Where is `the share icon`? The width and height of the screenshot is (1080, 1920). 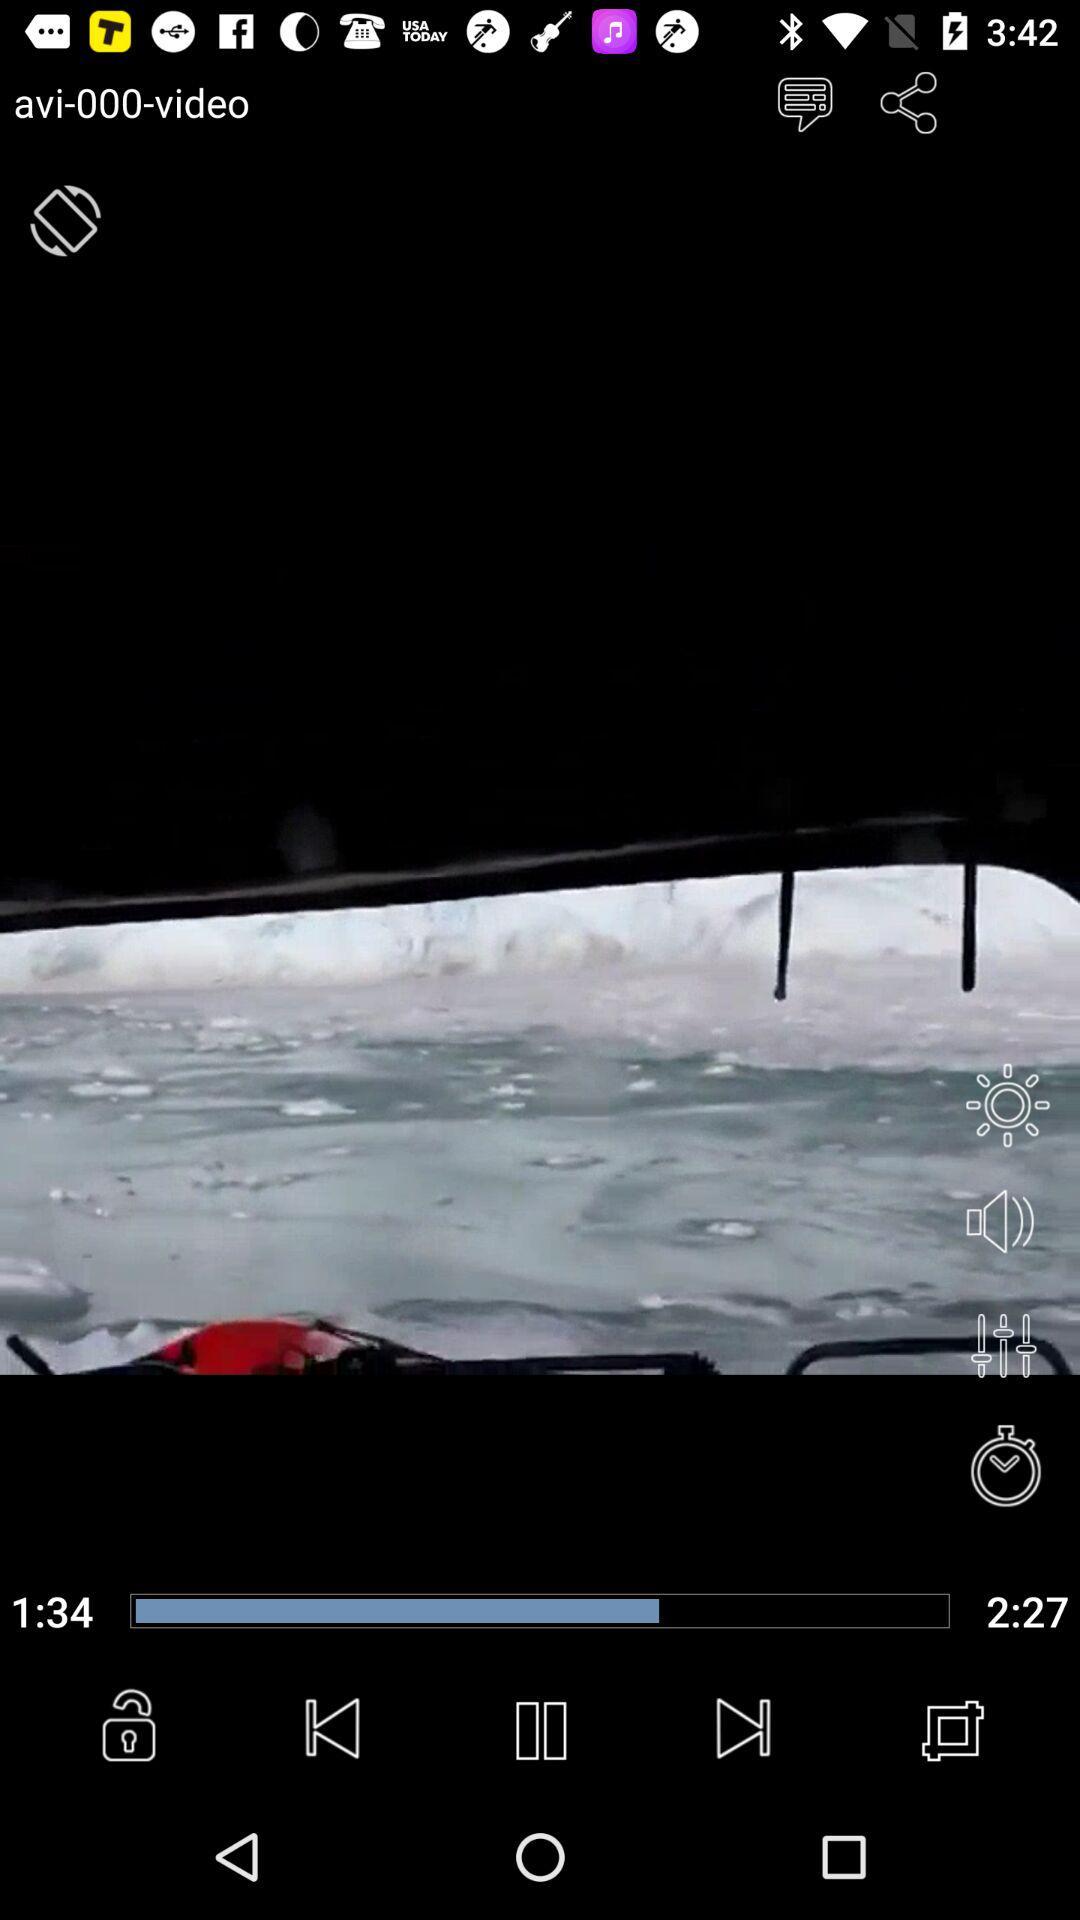
the share icon is located at coordinates (909, 101).